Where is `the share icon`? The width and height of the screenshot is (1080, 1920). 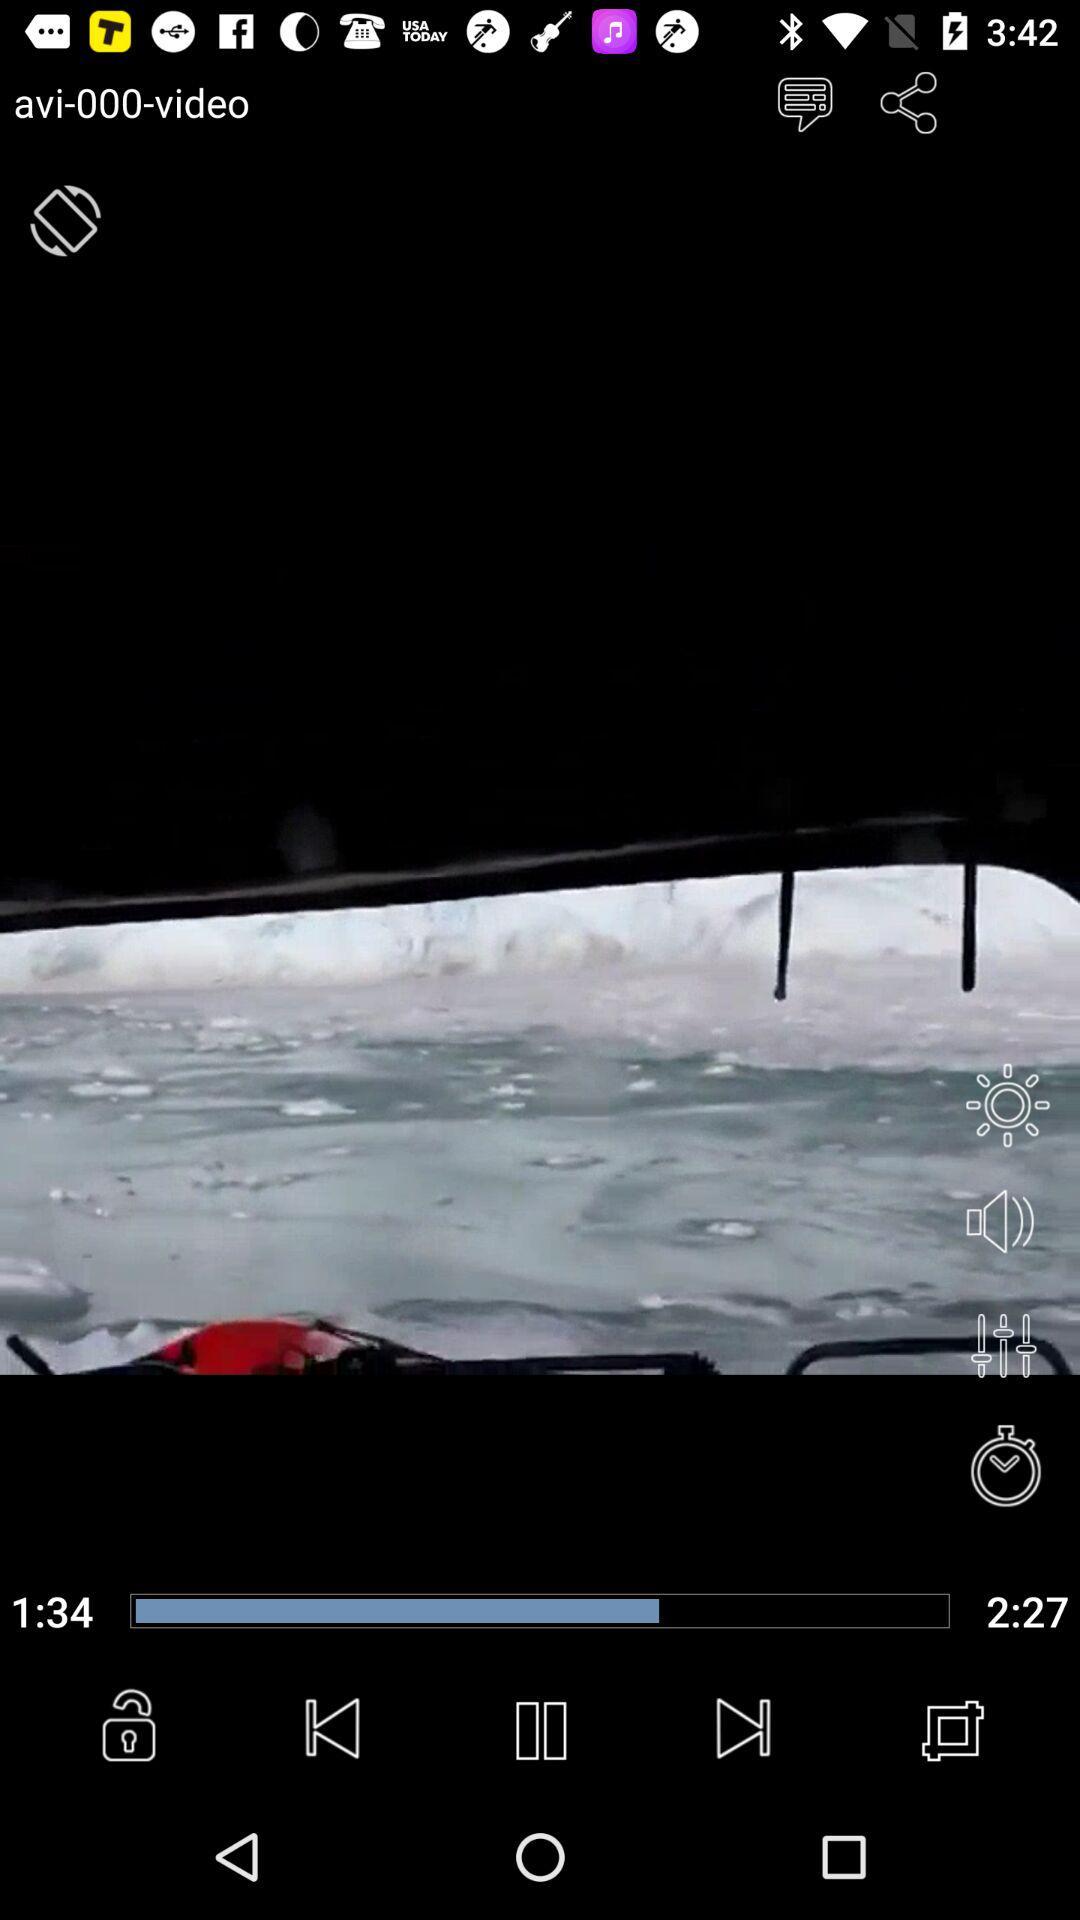
the share icon is located at coordinates (909, 101).